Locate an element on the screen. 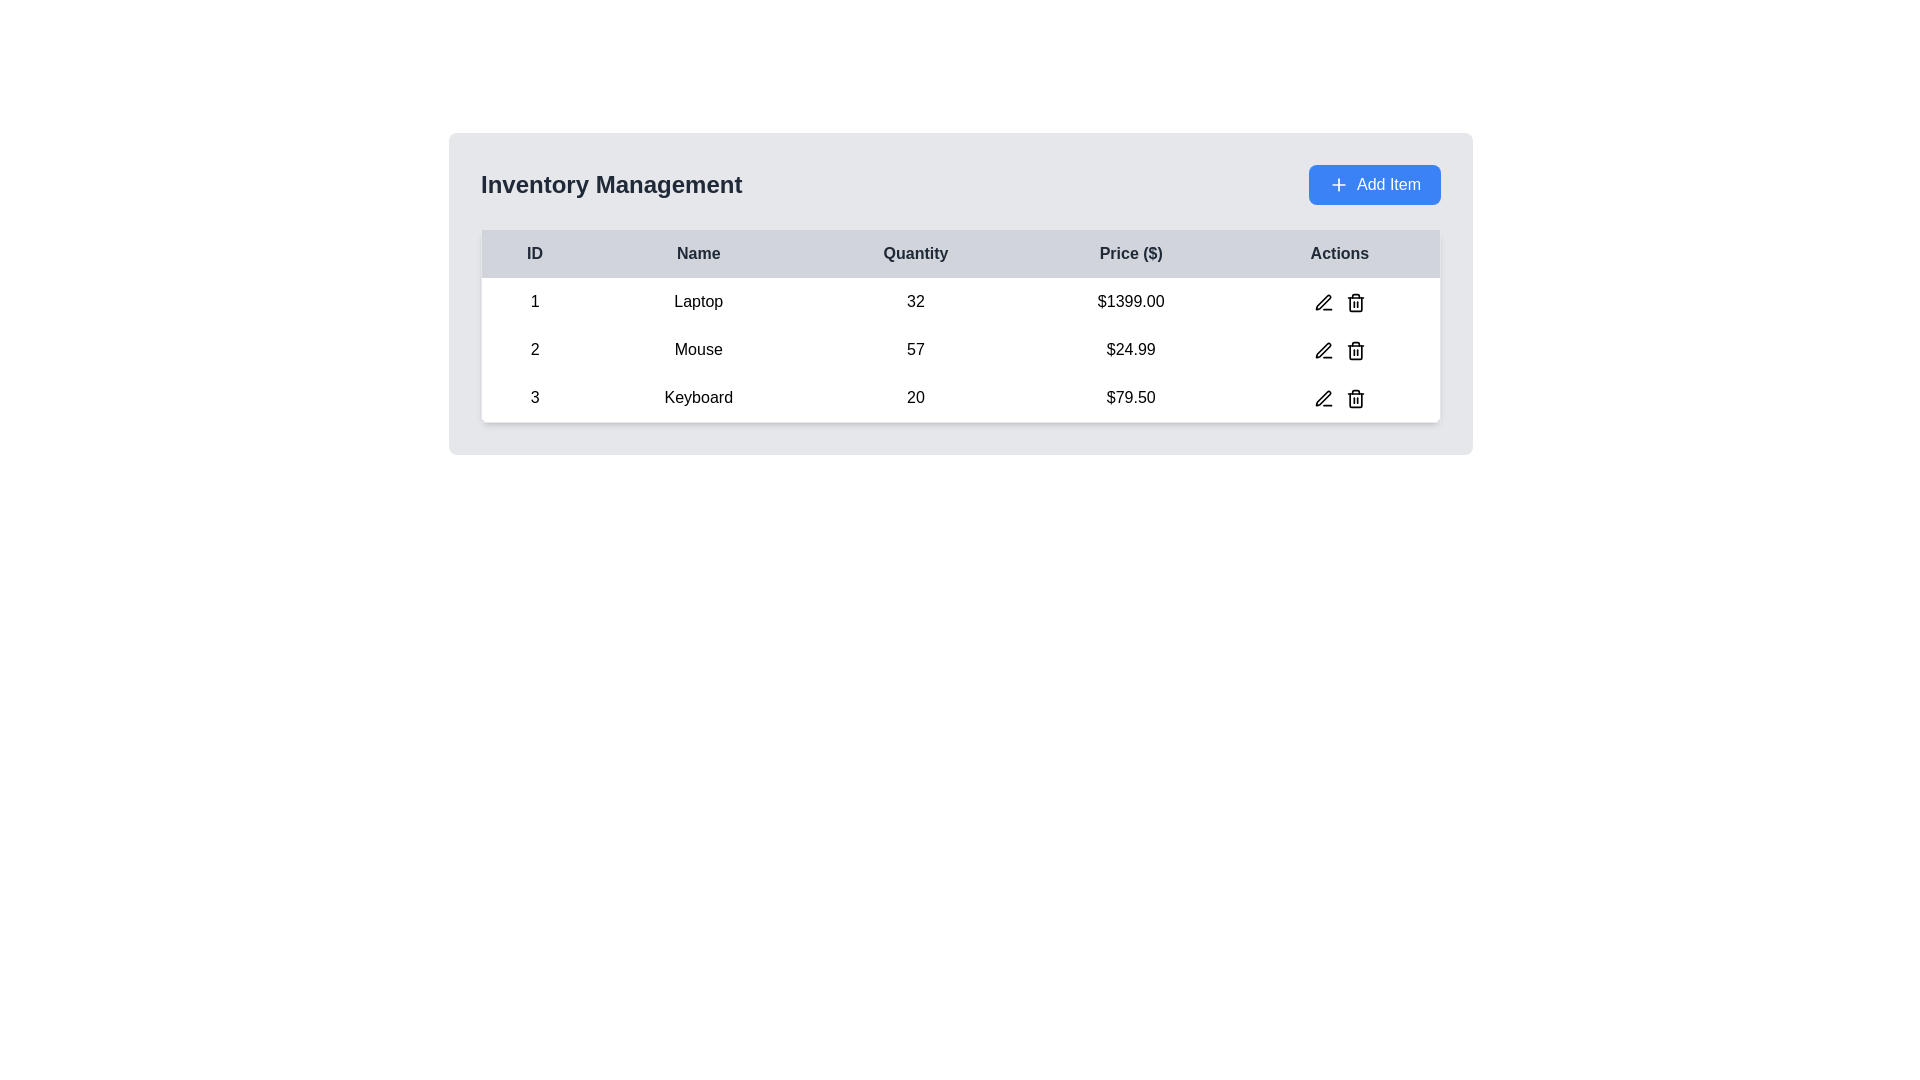  the text label displaying the quantity of the item 'Keyboard' in the inventory, located in the third cell of the corresponding table row is located at coordinates (915, 398).